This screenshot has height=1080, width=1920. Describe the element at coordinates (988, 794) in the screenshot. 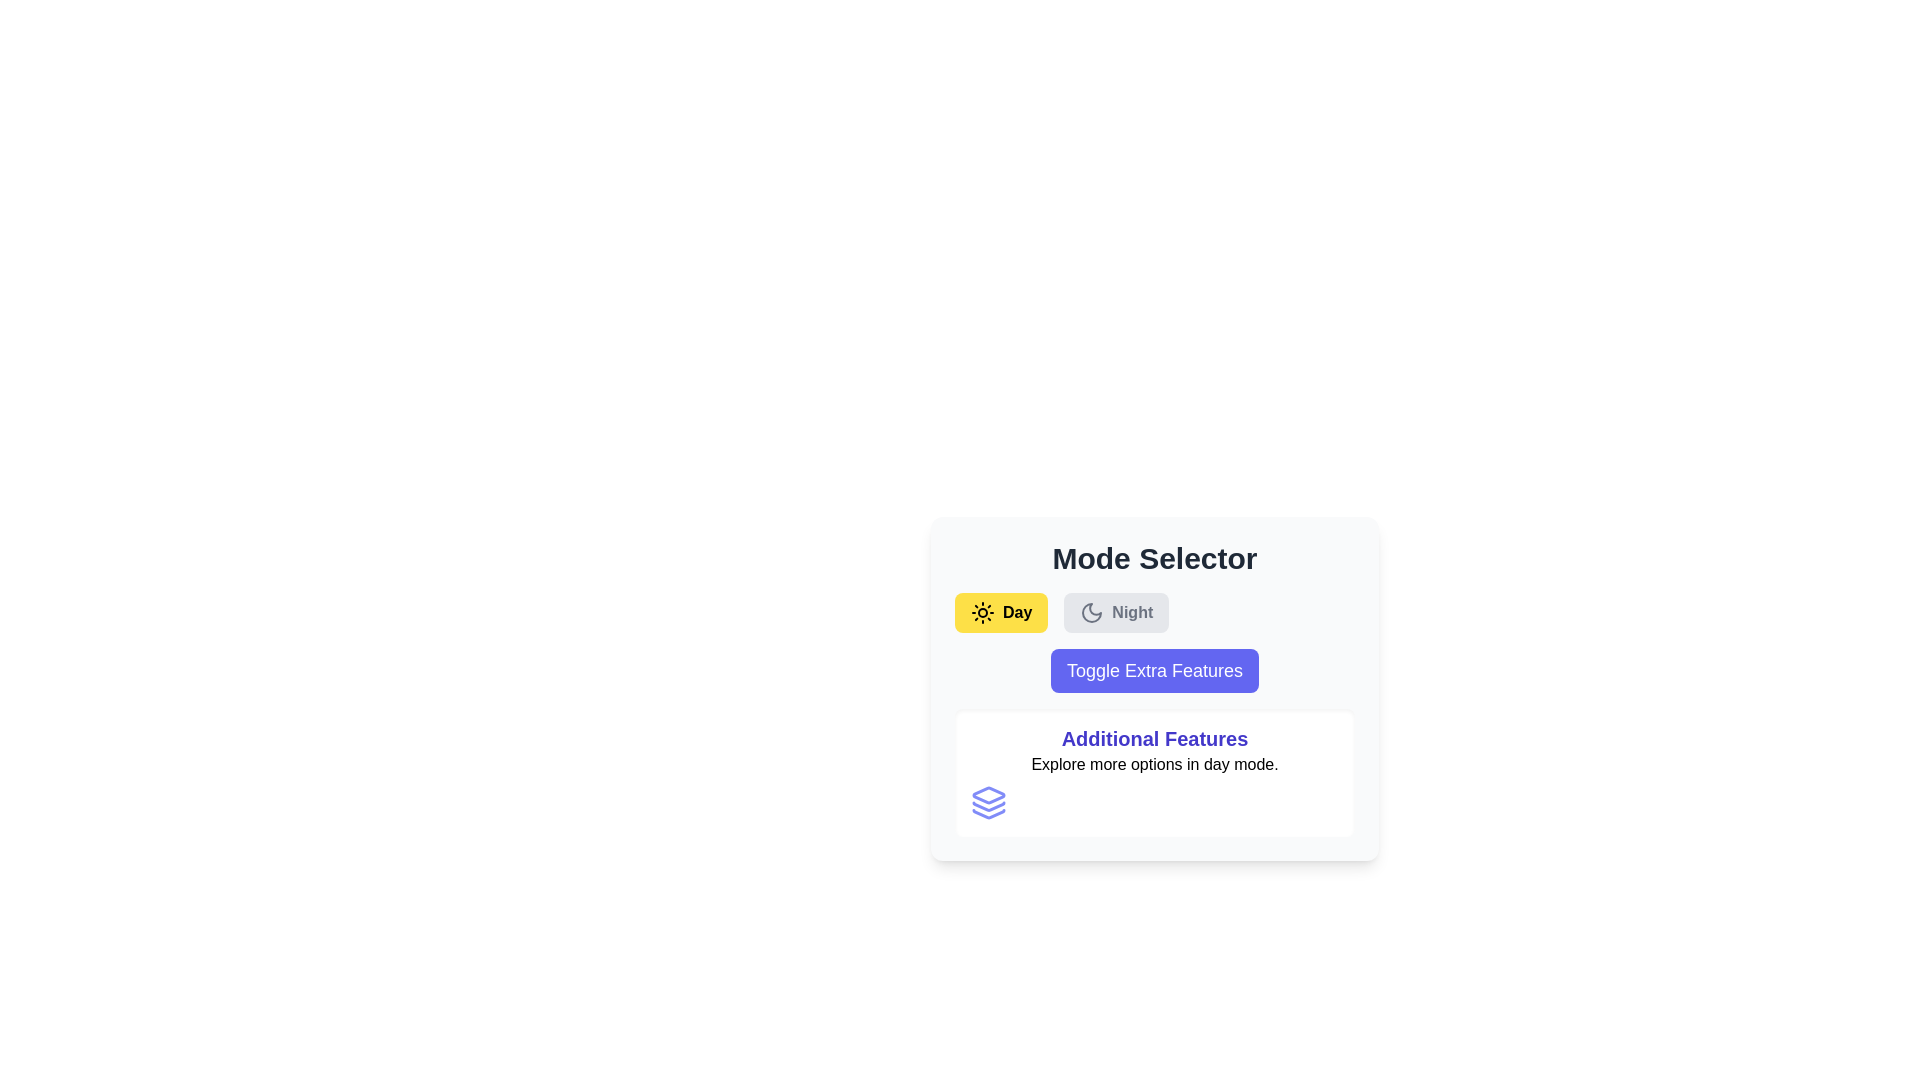

I see `the topmost Icon/SVG graphic within the 'Additional Features' card, which symbolizes layers or multiple levels` at that location.